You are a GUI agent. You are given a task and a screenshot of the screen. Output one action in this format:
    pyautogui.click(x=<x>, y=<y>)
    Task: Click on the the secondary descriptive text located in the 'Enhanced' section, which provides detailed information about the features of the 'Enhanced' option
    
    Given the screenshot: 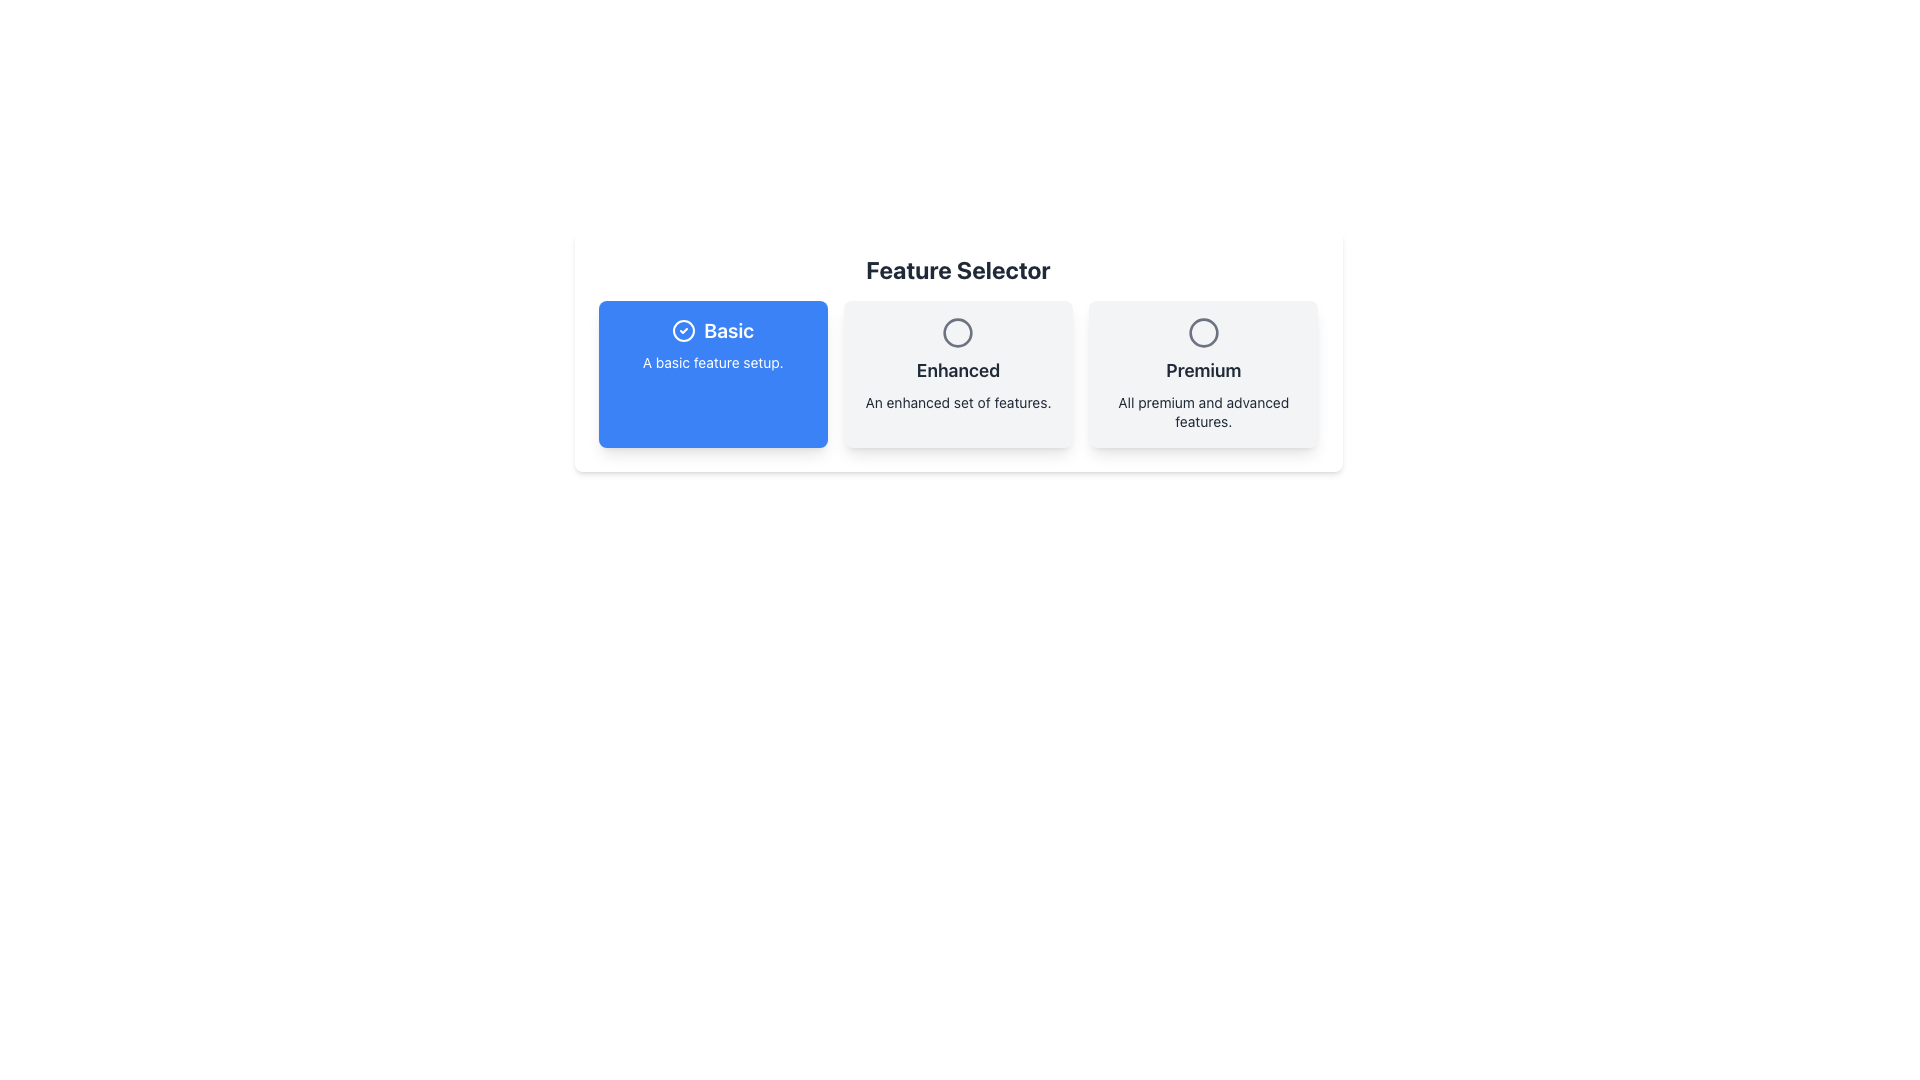 What is the action you would take?
    pyautogui.click(x=957, y=402)
    